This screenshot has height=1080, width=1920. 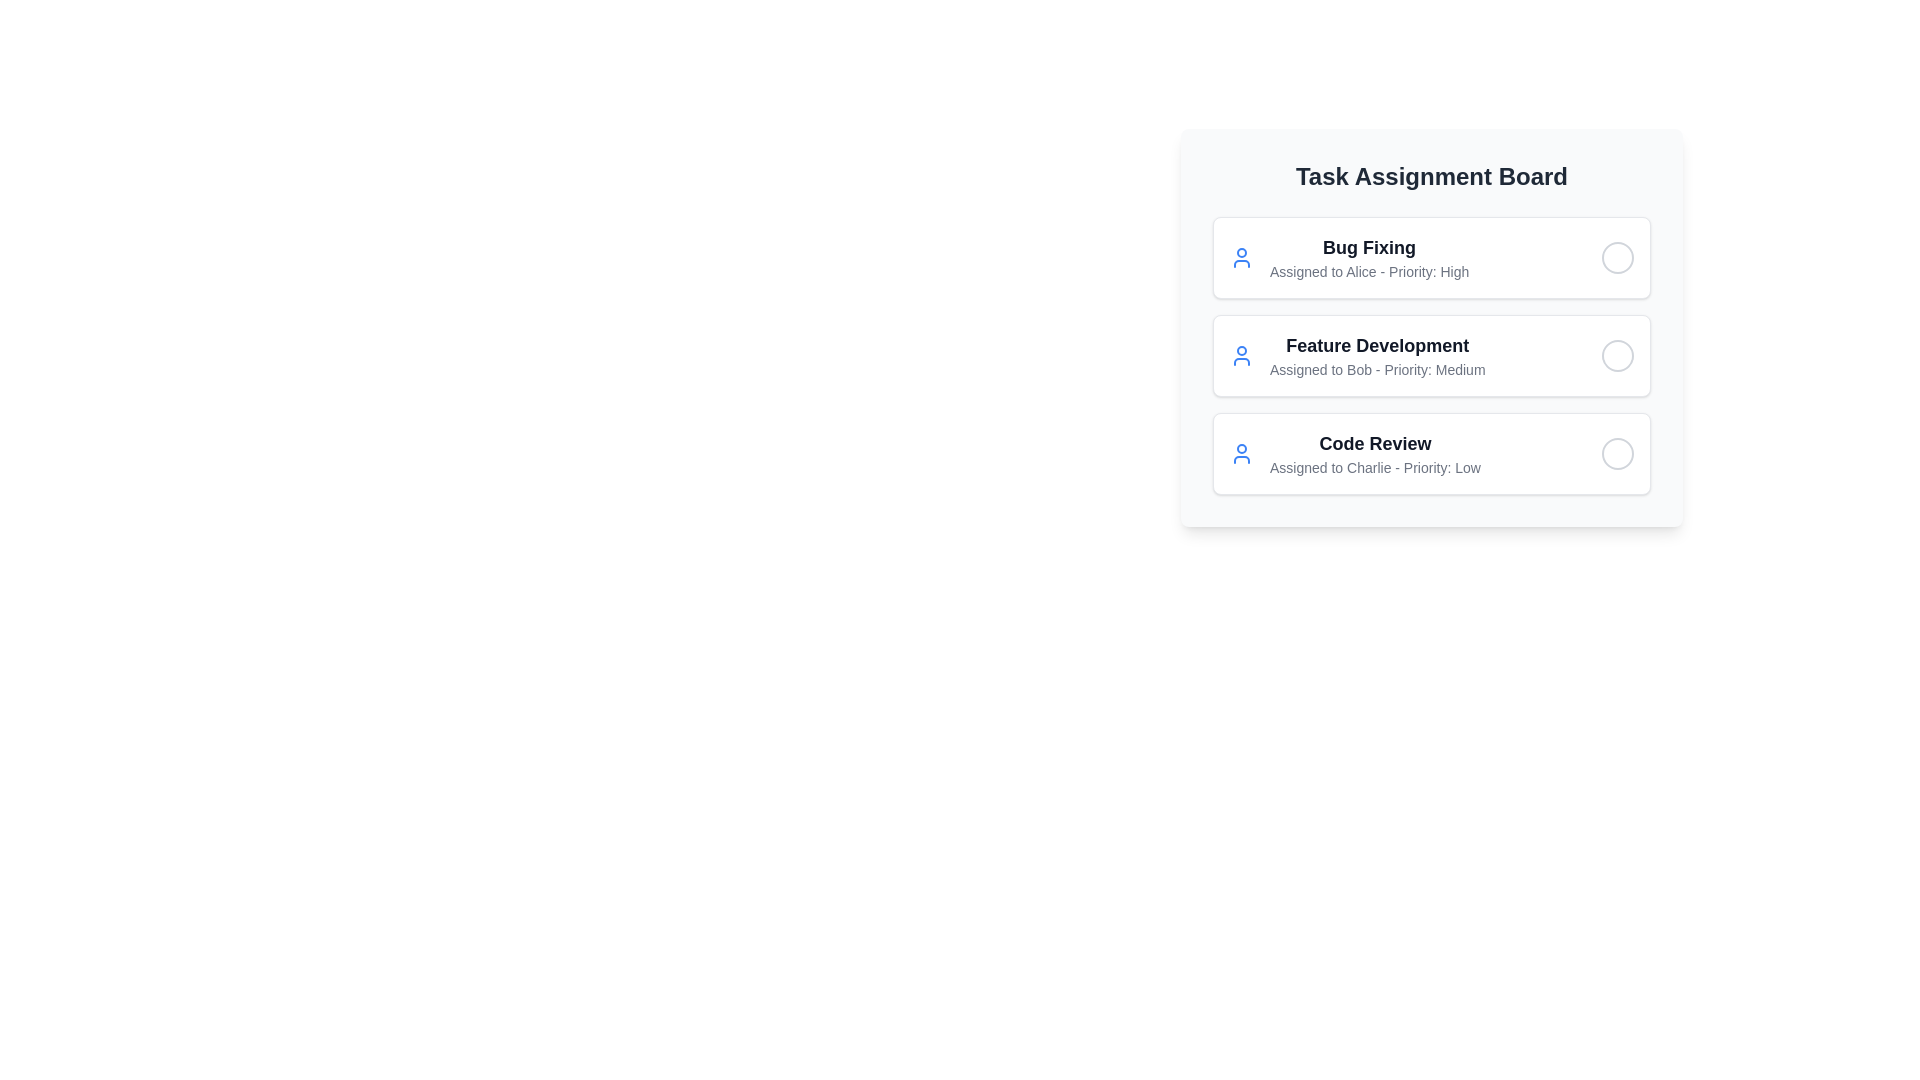 I want to click on the user profile icon, which is a small blue rounded shape representing a user's head and shoulders, located to the left of the text 'Assigned to Charlie - Priority: Low' in the 'Code Review' task list, so click(x=1241, y=454).